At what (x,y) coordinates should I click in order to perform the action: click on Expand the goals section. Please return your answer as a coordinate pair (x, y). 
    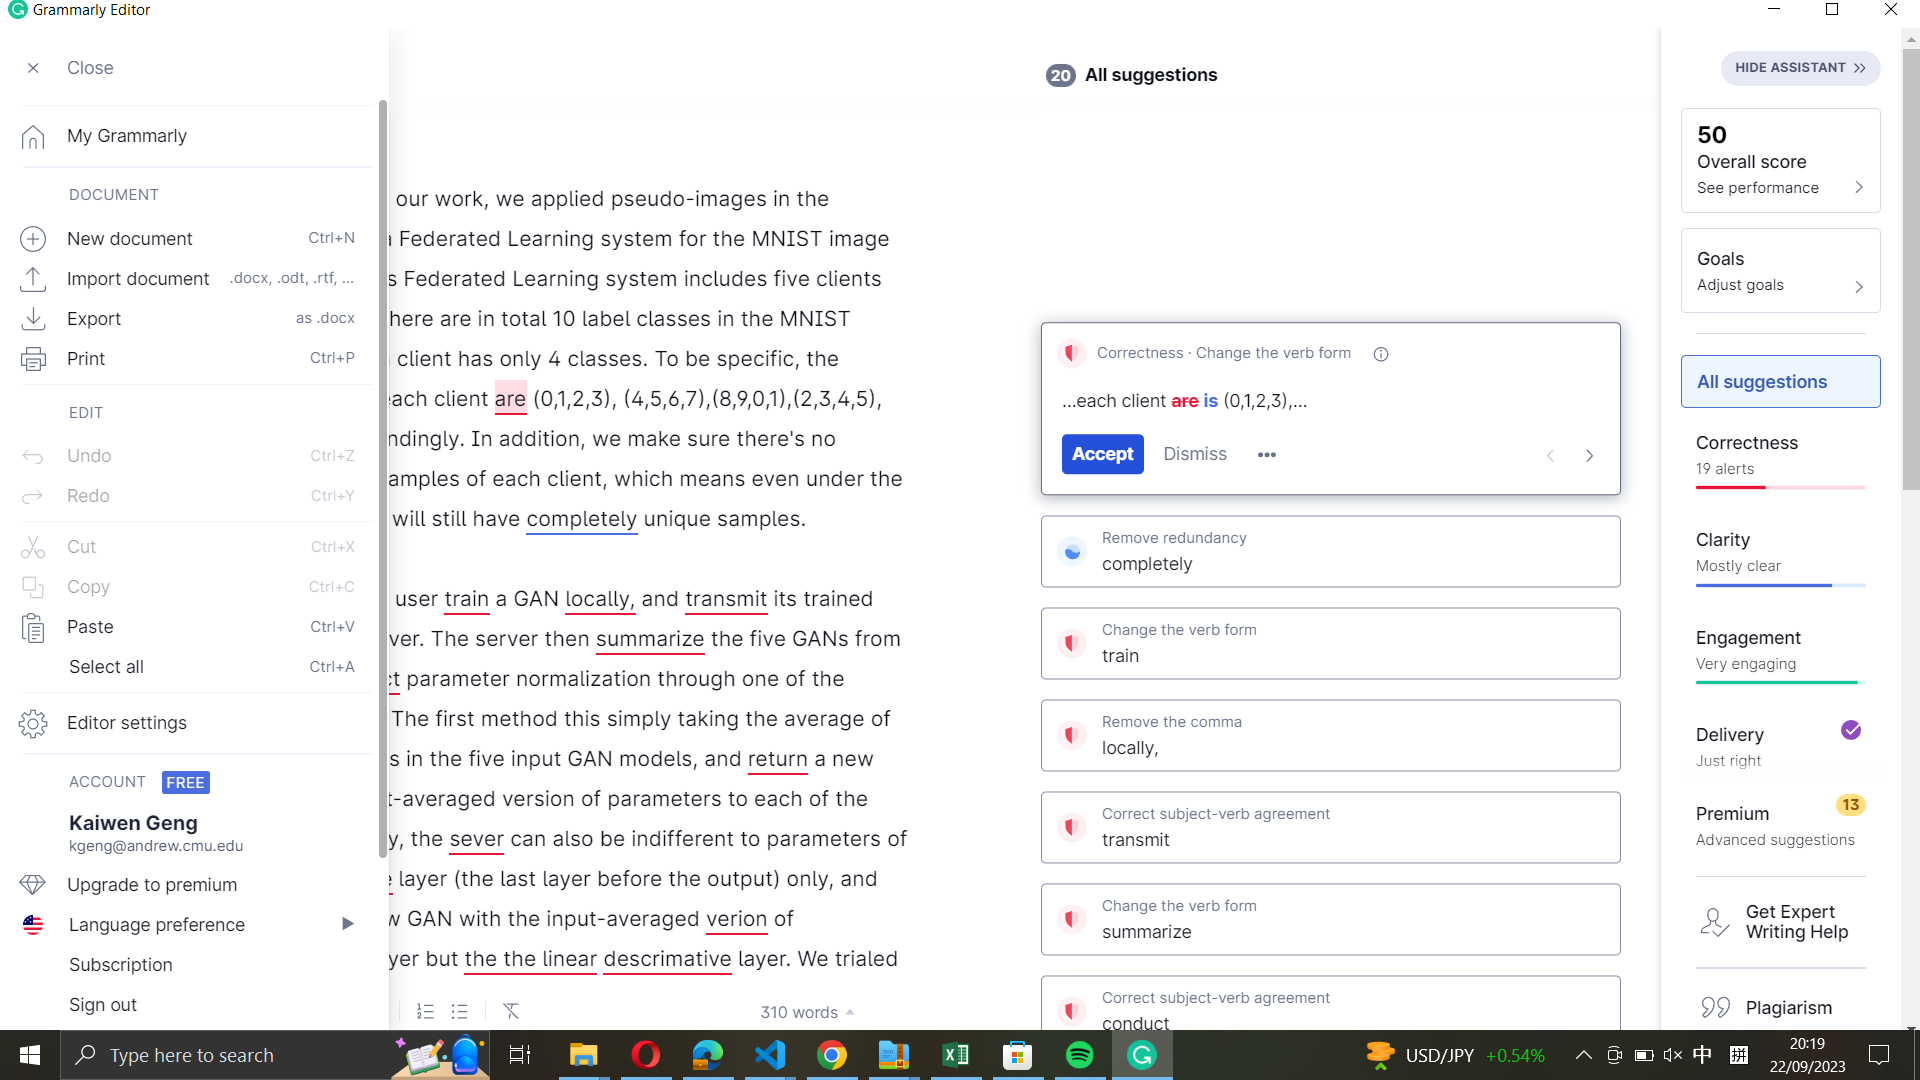
    Looking at the image, I should click on (1780, 270).